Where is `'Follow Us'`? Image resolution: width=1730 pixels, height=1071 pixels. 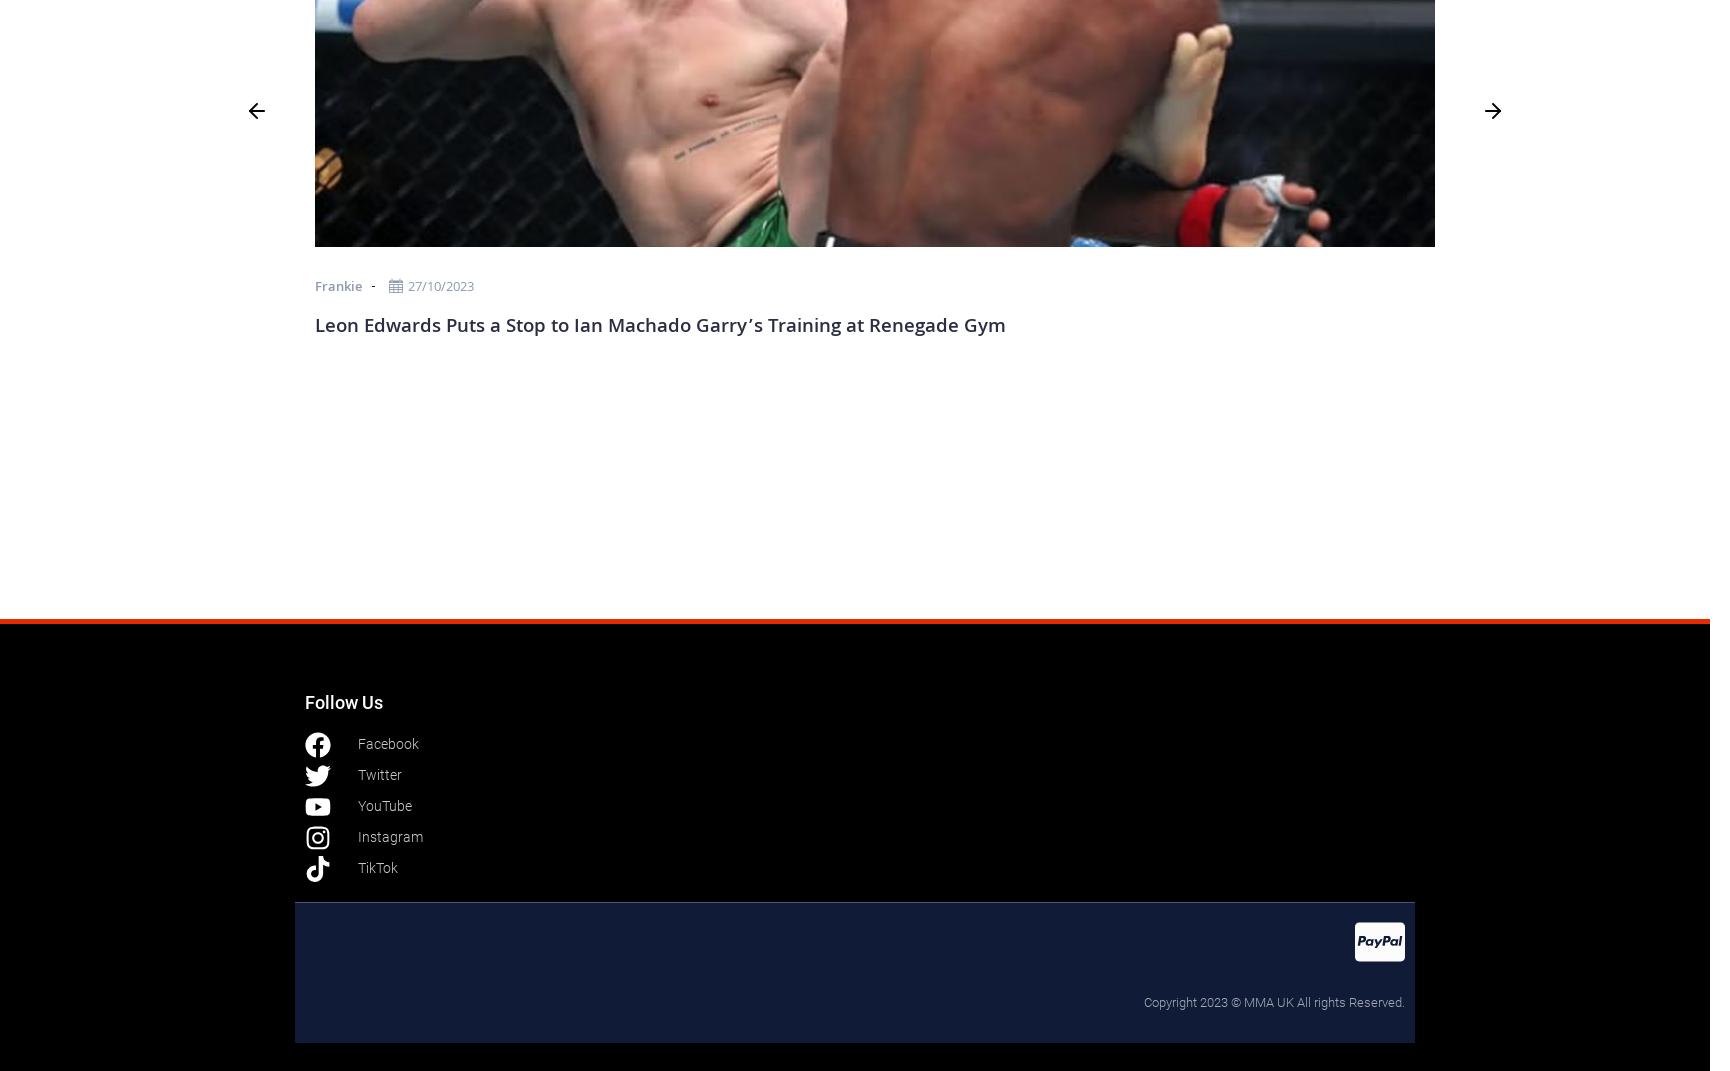 'Follow Us' is located at coordinates (343, 701).